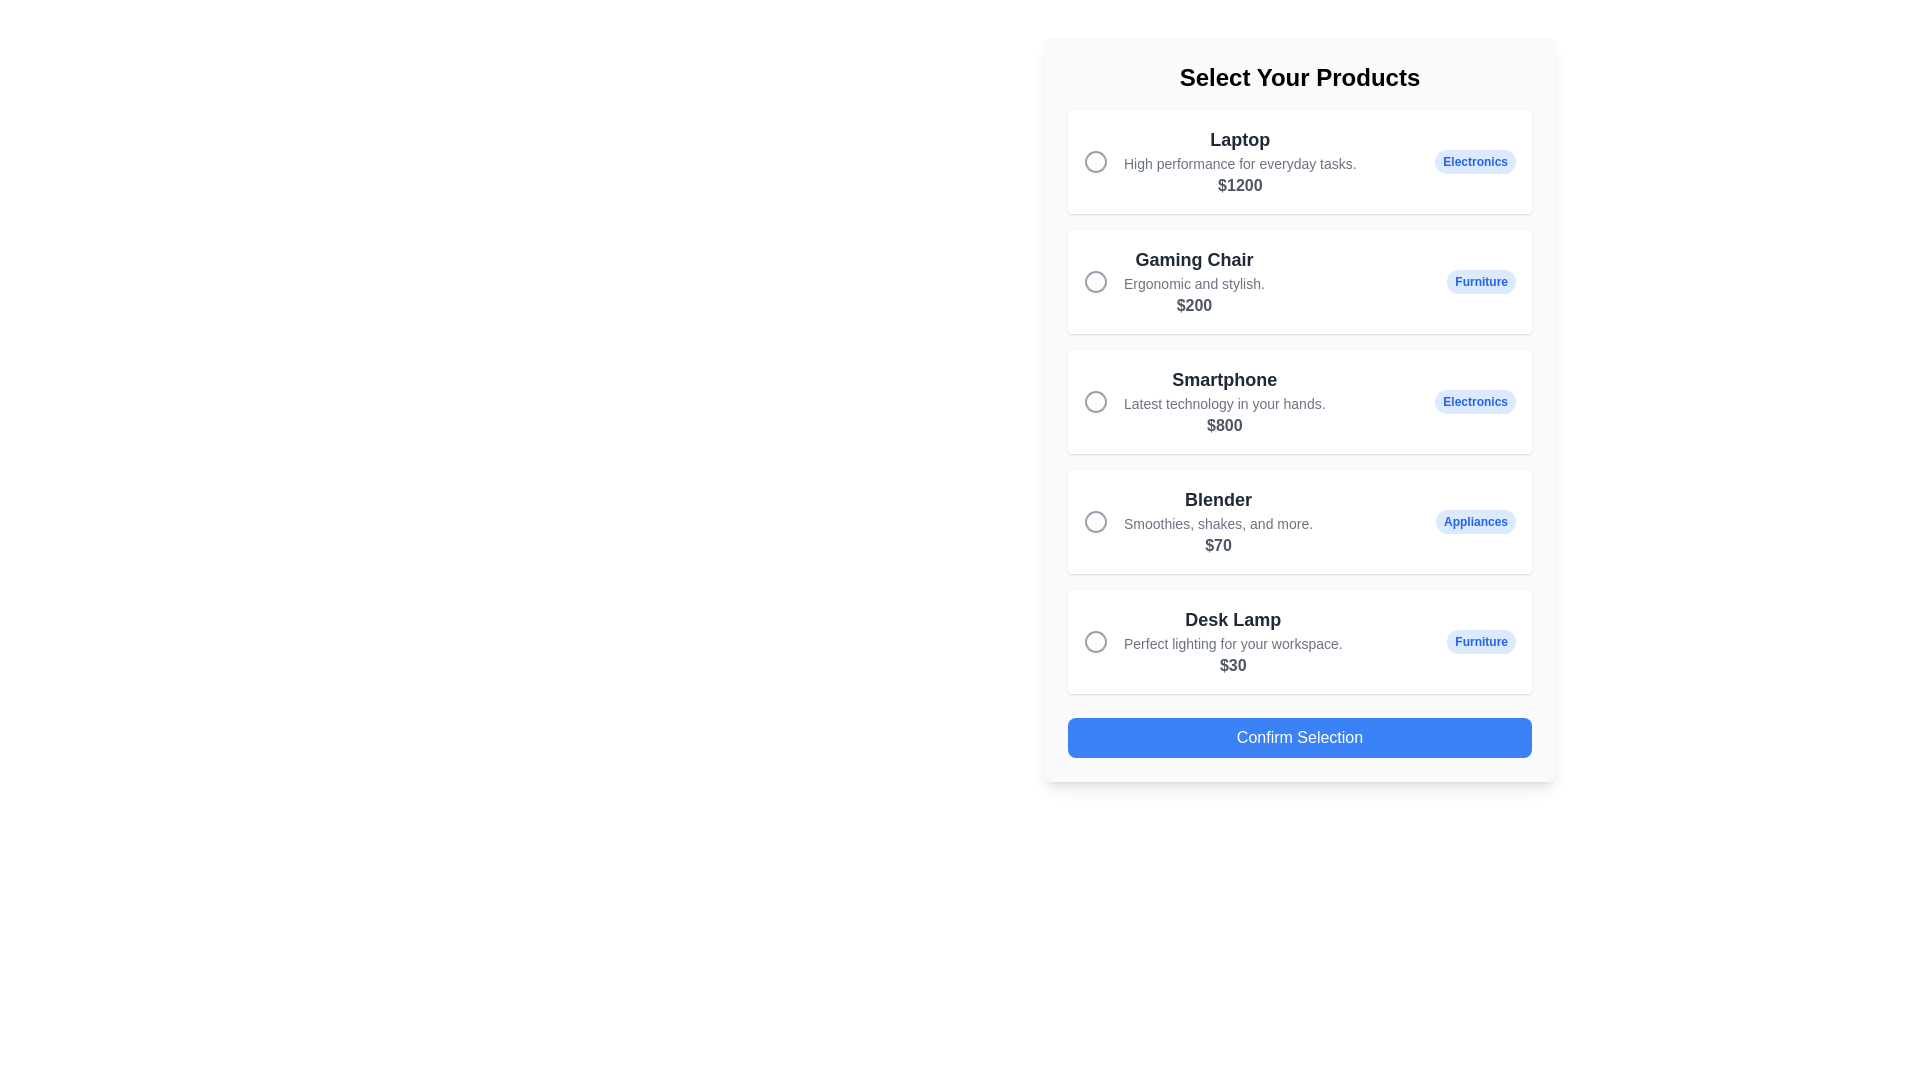  Describe the element at coordinates (1300, 76) in the screenshot. I see `text of the heading that says 'Select Your Products', which is a large, bold typography element centered at the top of the card interface` at that location.